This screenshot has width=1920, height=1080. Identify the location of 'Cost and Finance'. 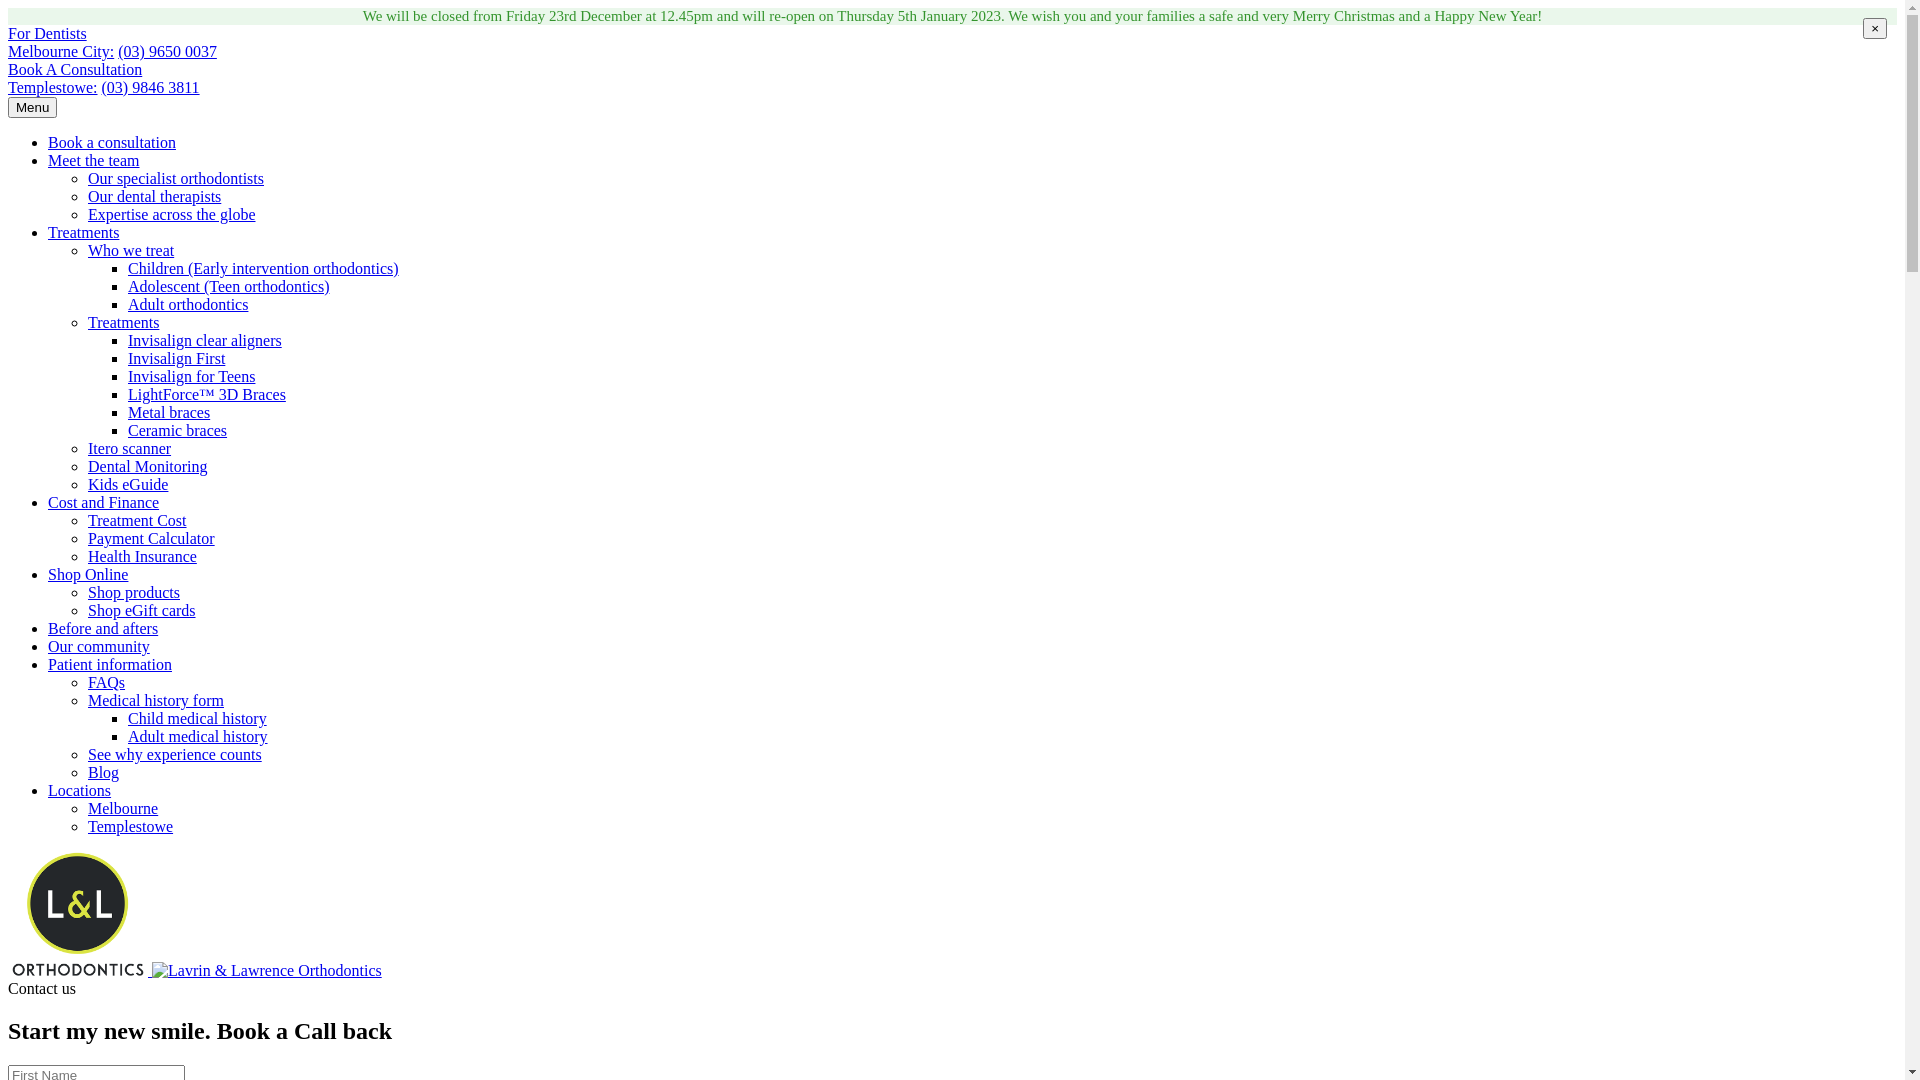
(48, 501).